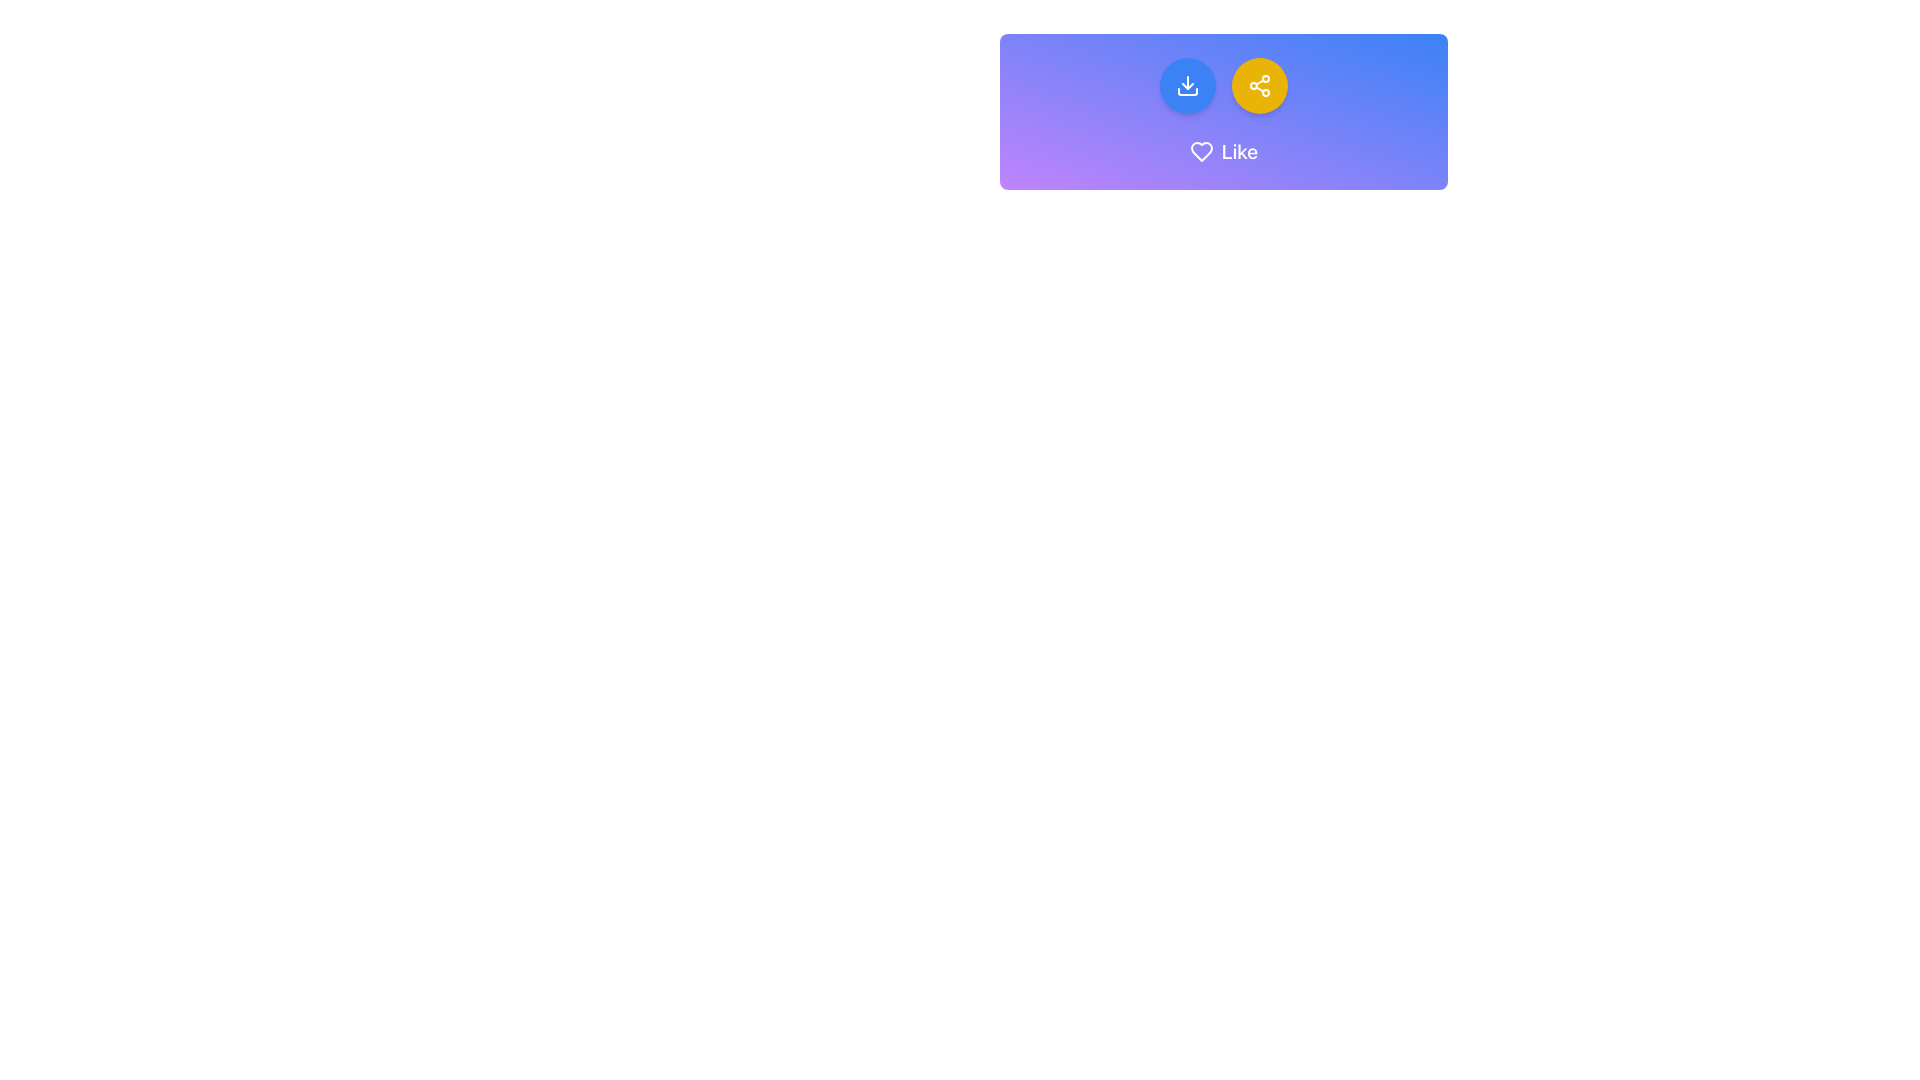 Image resolution: width=1920 pixels, height=1080 pixels. I want to click on the heart icon representing the 'like' or 'favorite' functionality, located at the top center of the interface, so click(1200, 150).